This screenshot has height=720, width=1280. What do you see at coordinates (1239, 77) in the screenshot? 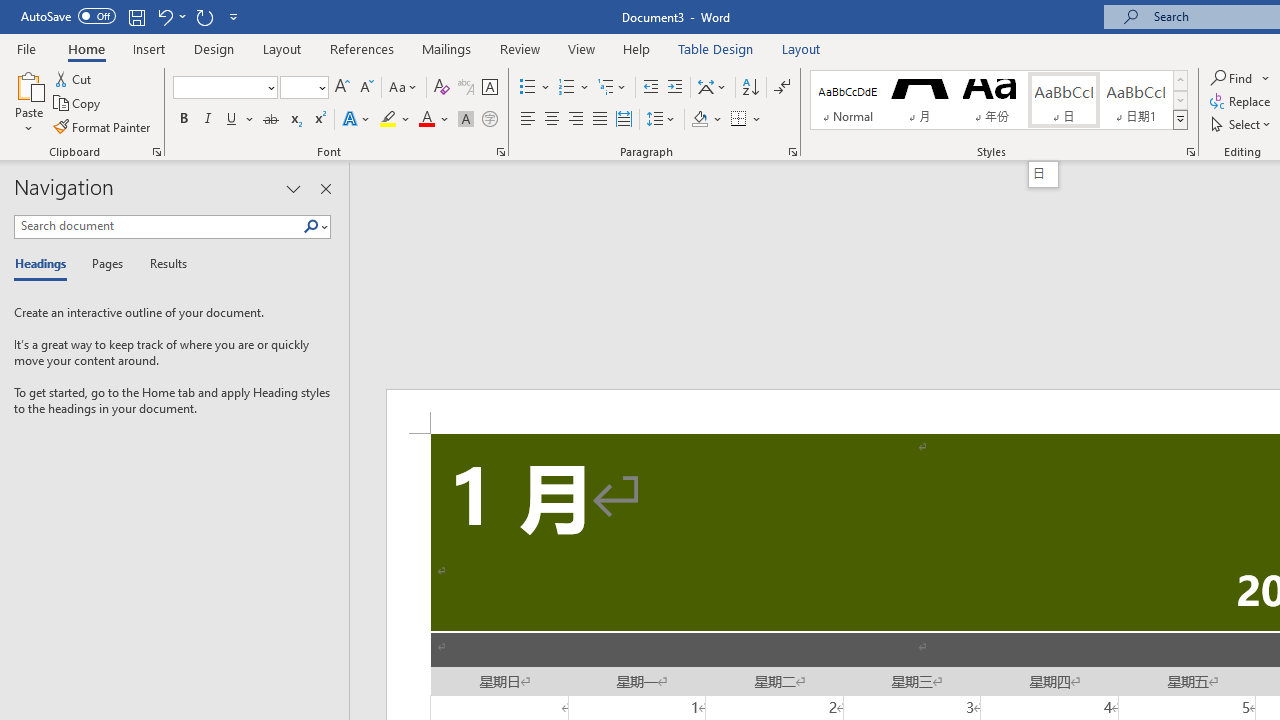
I see `'Find'` at bounding box center [1239, 77].